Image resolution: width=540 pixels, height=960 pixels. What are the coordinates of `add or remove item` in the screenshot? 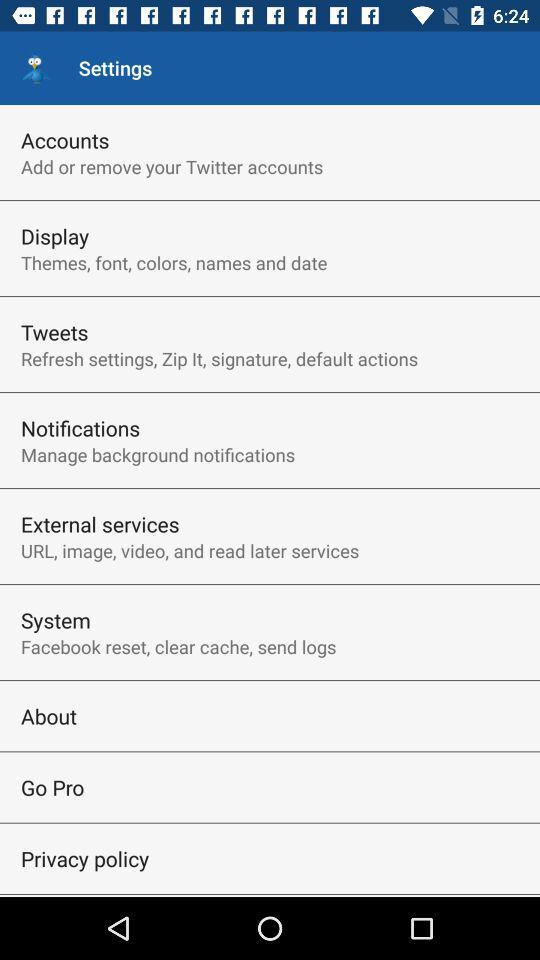 It's located at (172, 165).